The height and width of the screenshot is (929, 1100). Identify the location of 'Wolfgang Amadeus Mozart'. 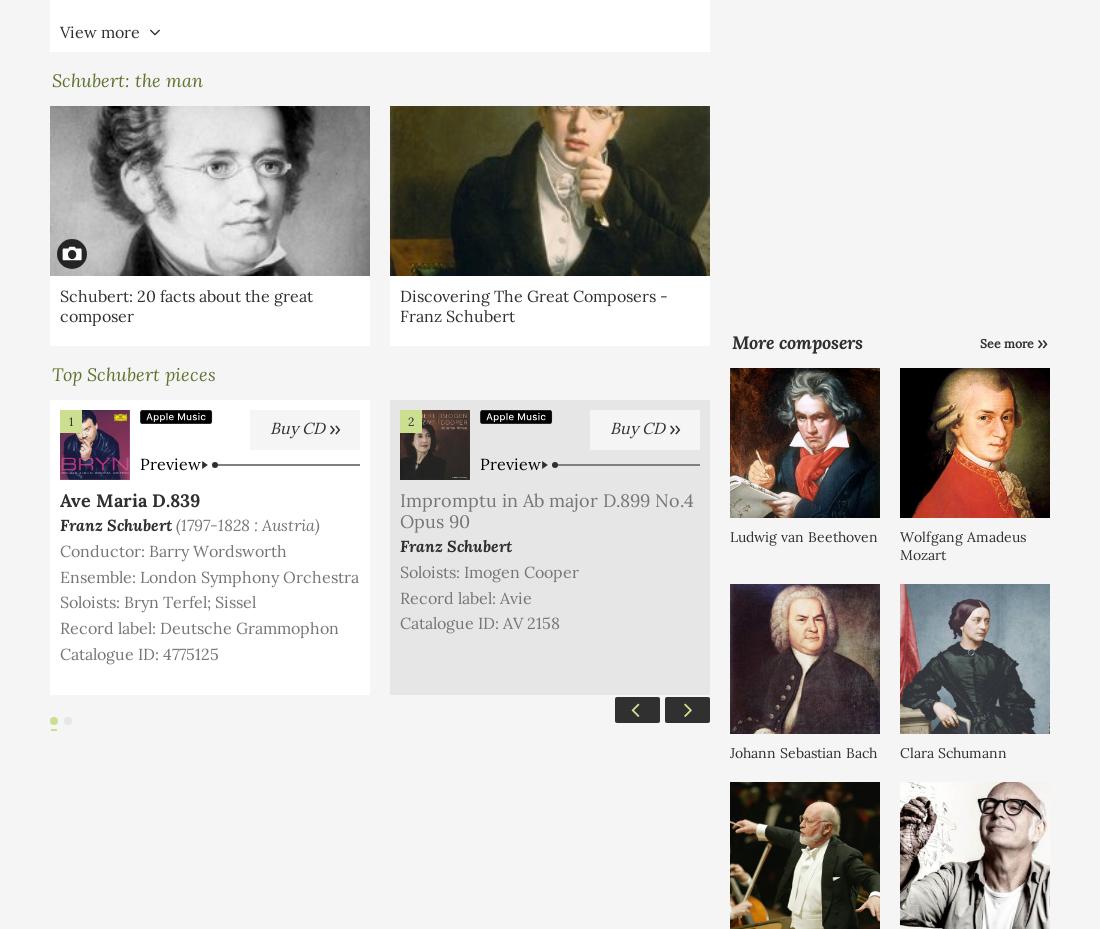
(962, 545).